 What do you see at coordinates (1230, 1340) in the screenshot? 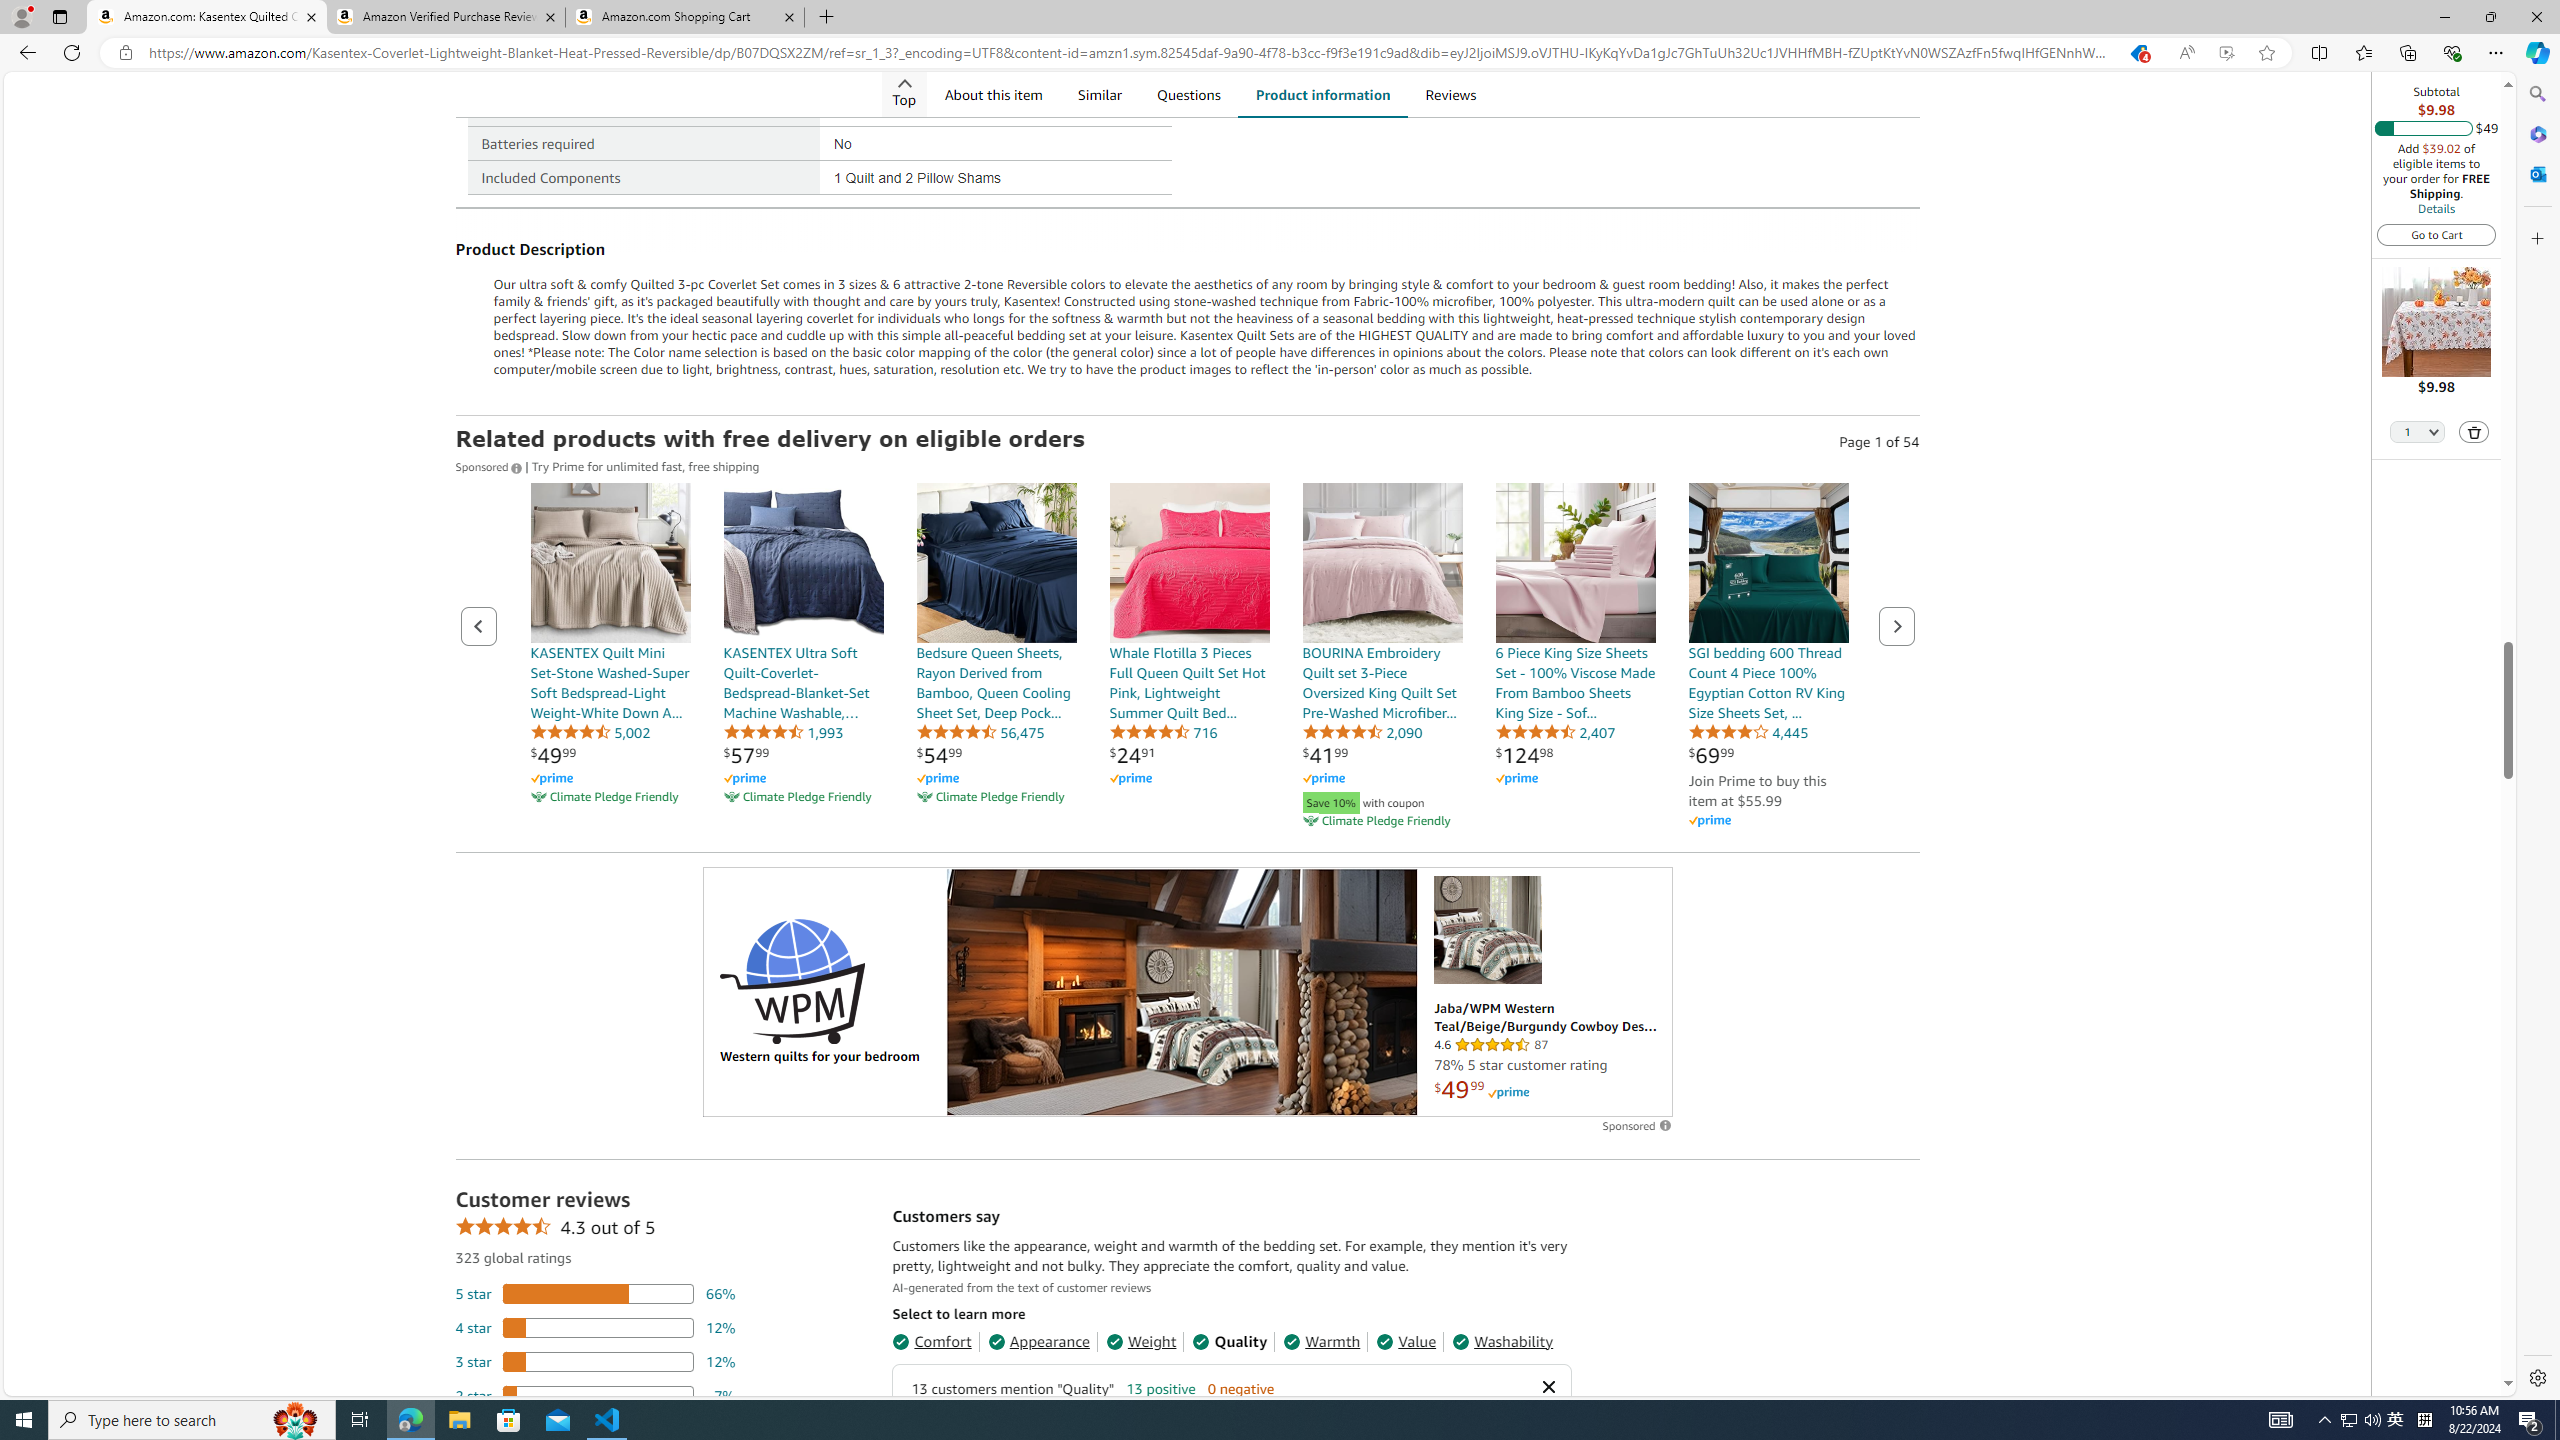
I see `'Quality'` at bounding box center [1230, 1340].